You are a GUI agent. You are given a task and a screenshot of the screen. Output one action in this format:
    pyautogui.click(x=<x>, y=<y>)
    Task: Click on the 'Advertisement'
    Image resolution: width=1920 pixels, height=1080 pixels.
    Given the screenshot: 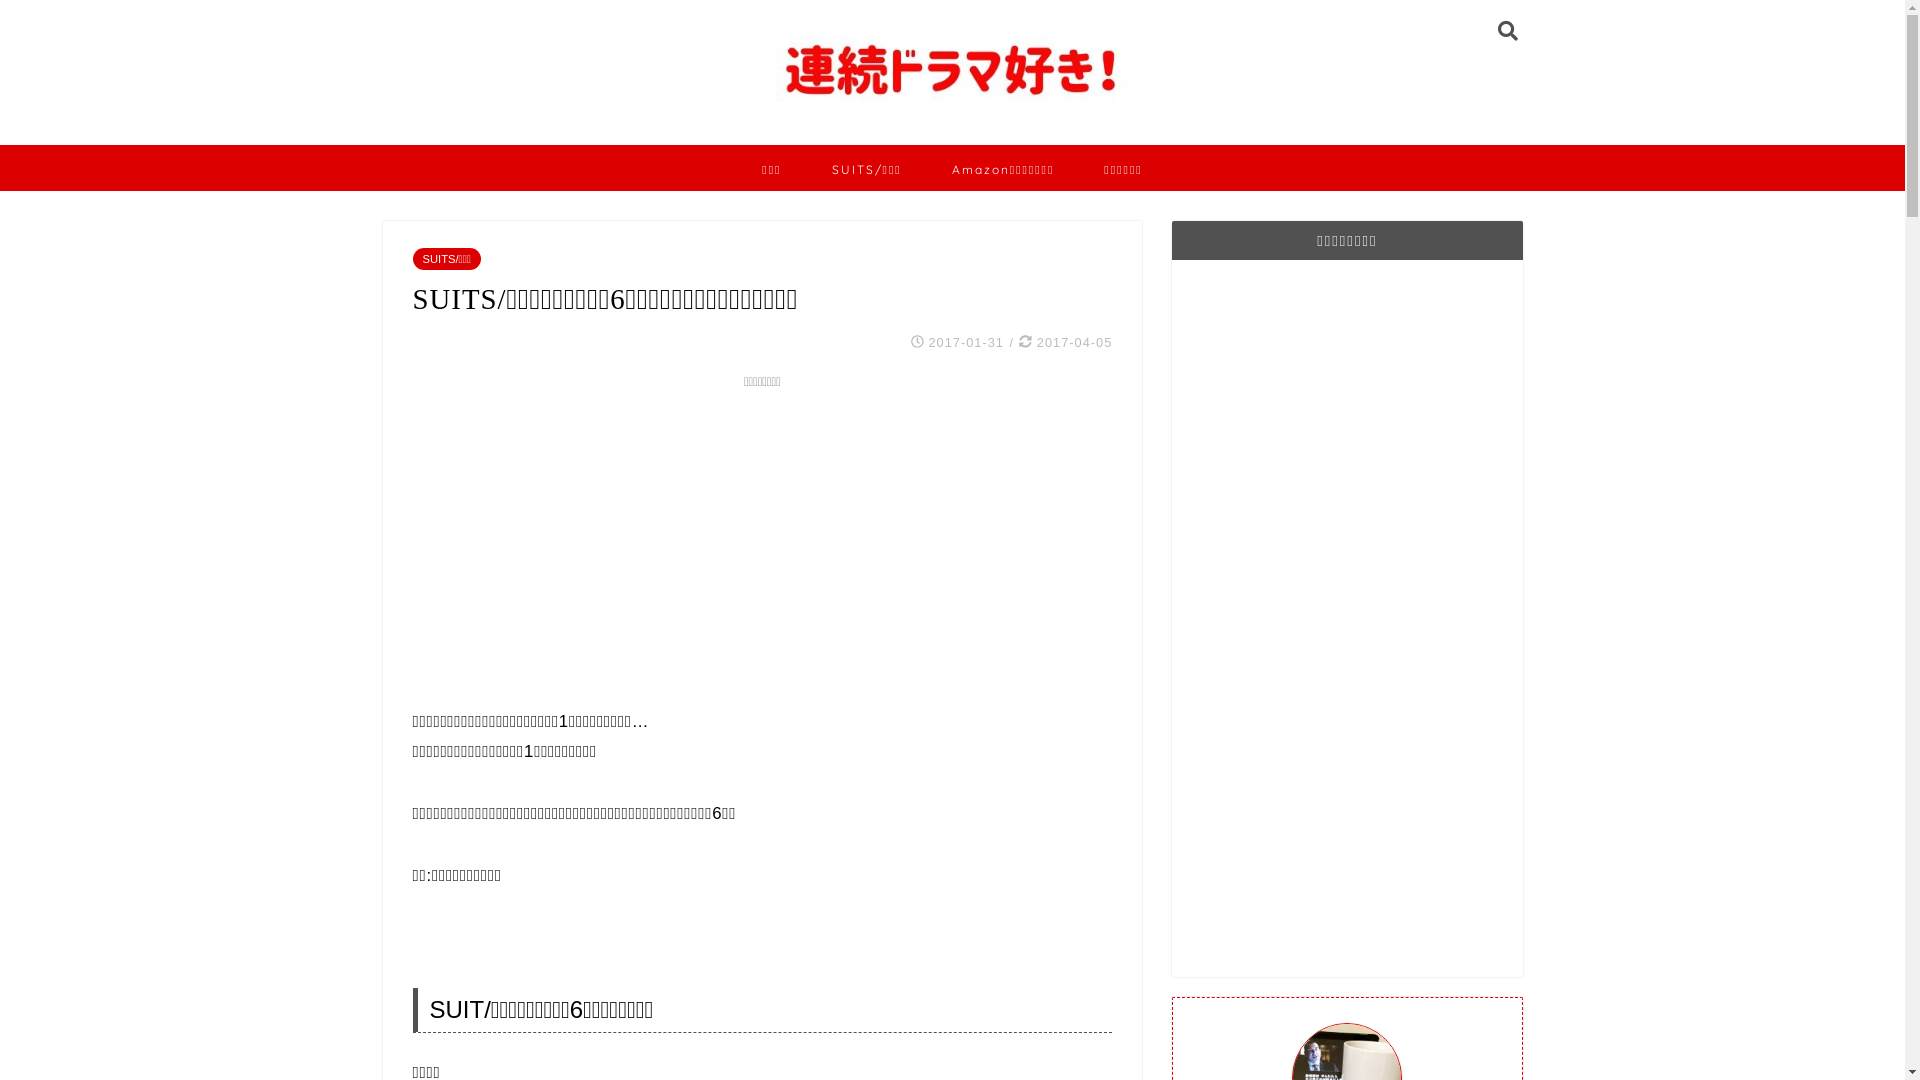 What is the action you would take?
    pyautogui.click(x=761, y=535)
    